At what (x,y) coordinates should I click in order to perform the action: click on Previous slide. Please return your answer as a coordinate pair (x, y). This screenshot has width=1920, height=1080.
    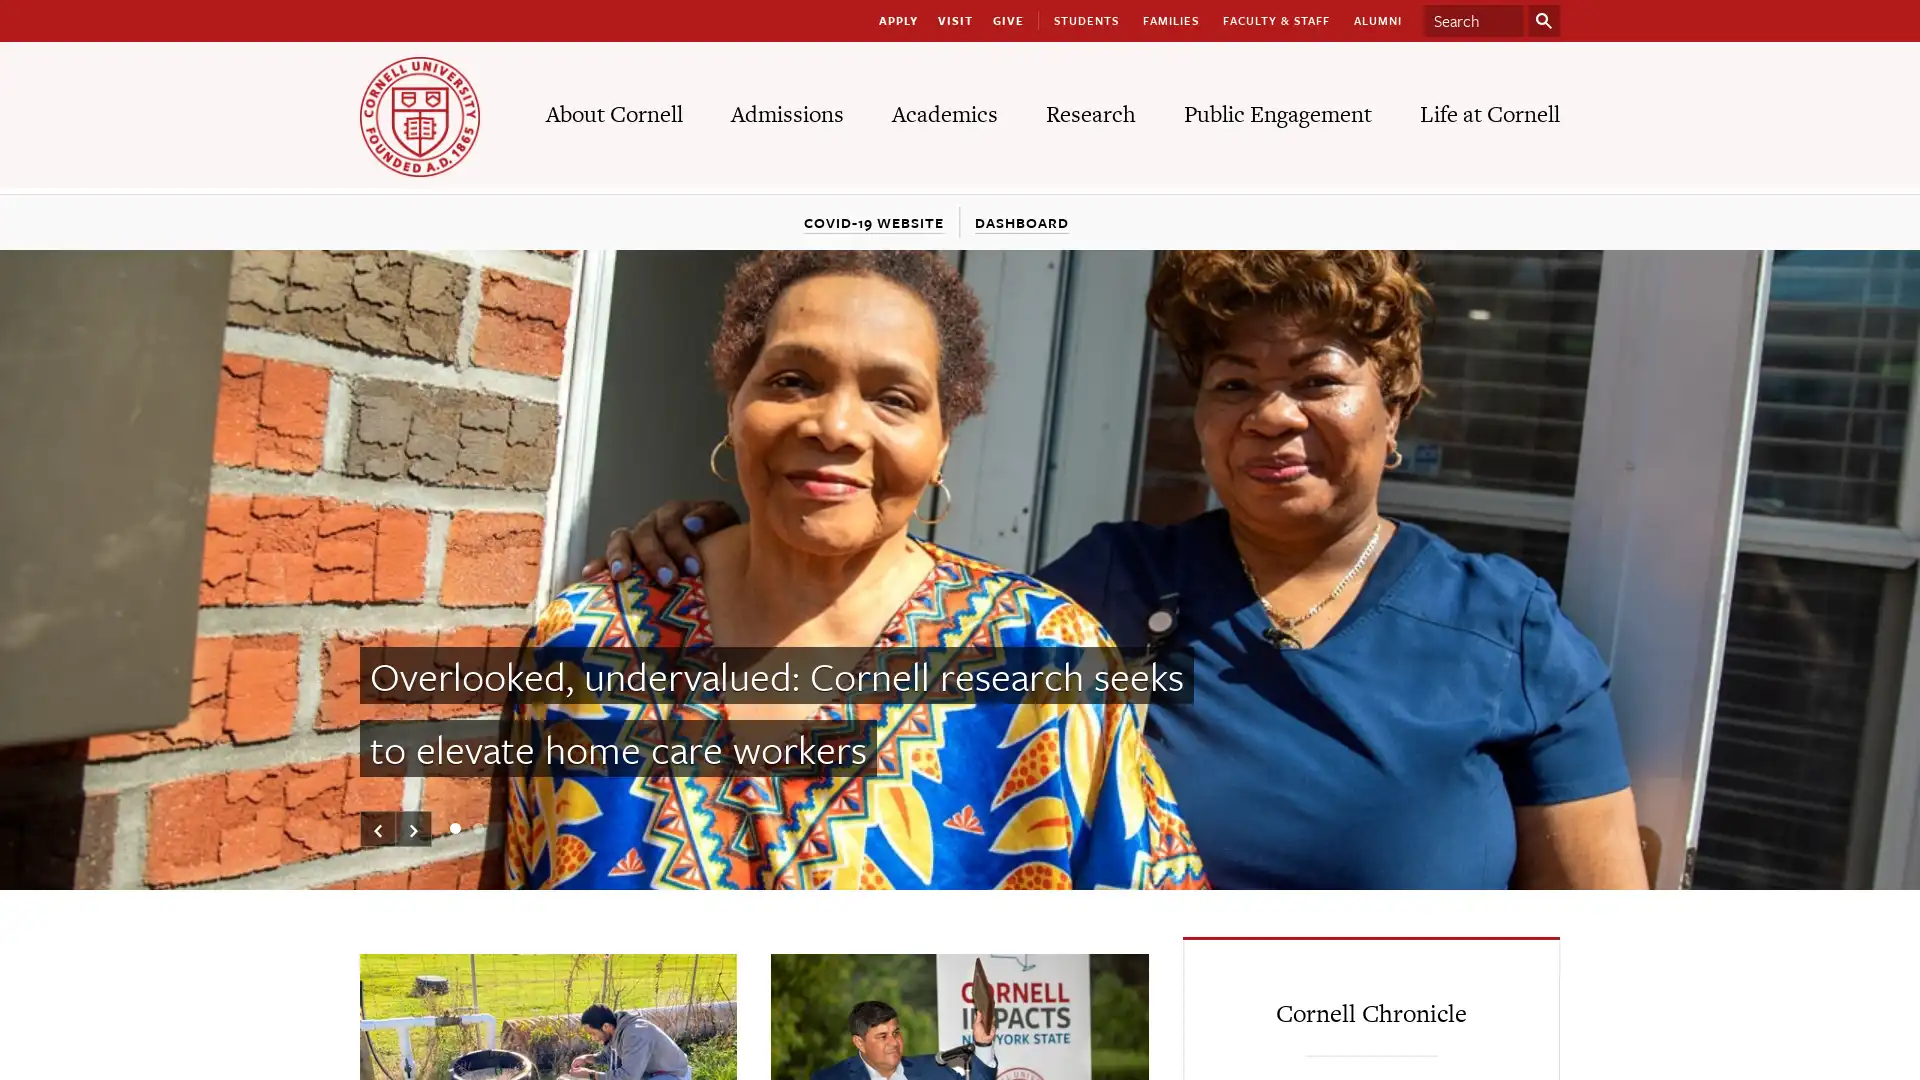
    Looking at the image, I should click on (378, 829).